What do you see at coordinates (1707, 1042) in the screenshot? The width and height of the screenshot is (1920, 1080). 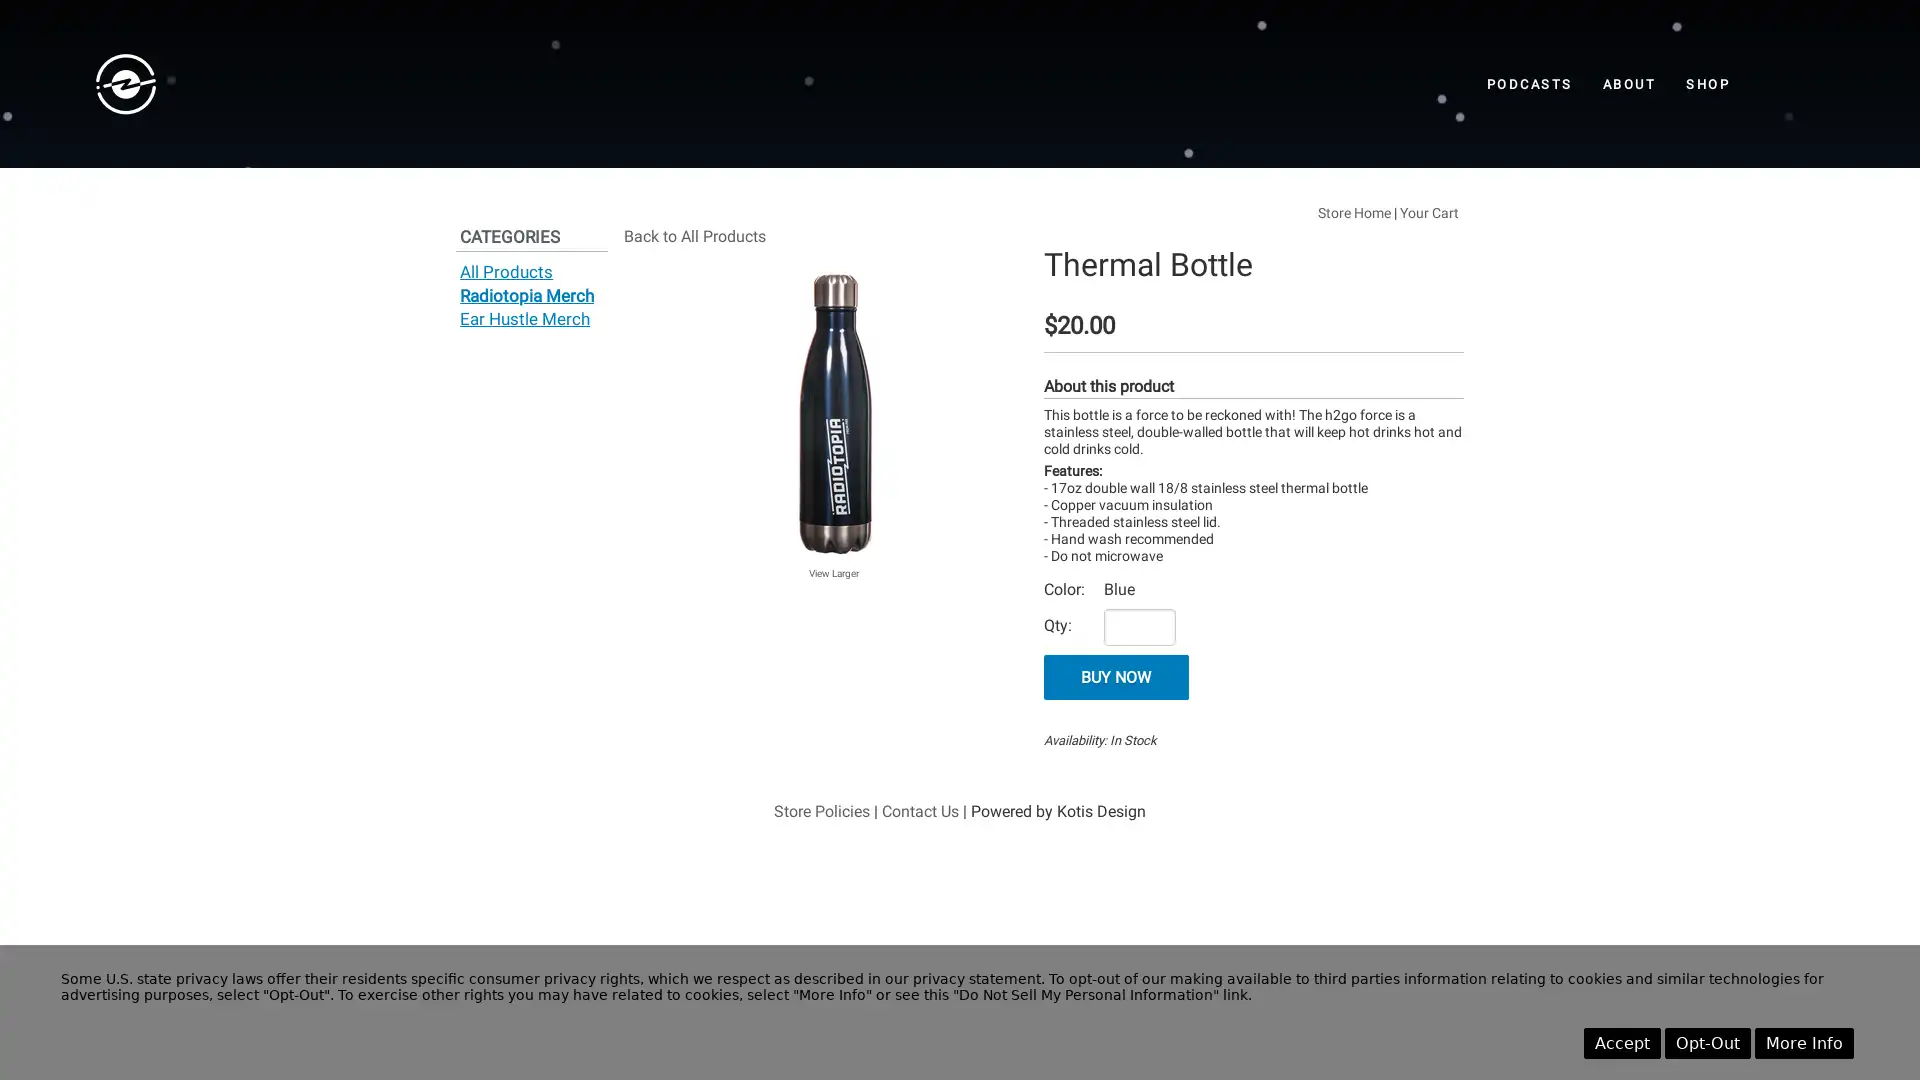 I see `Opt-Out` at bounding box center [1707, 1042].